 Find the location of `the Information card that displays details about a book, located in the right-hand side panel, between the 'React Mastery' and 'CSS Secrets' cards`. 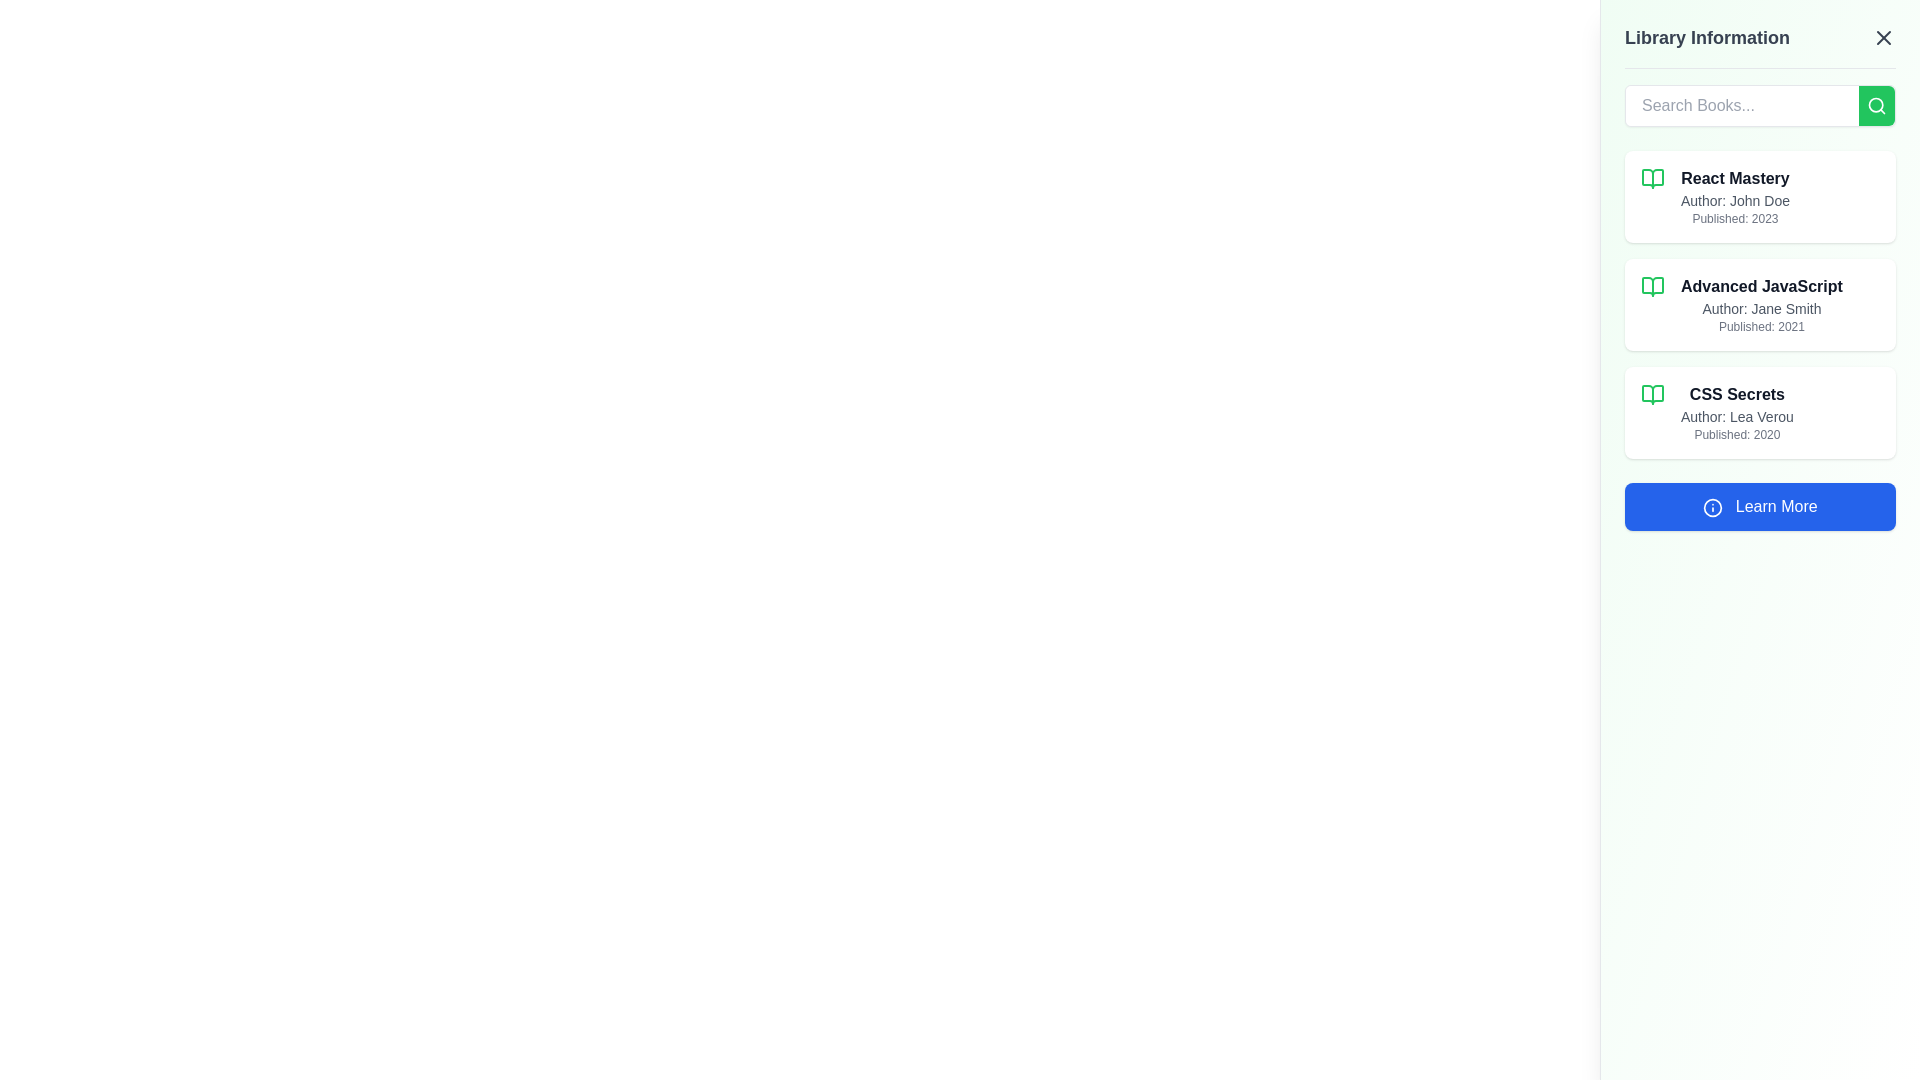

the Information card that displays details about a book, located in the right-hand side panel, between the 'React Mastery' and 'CSS Secrets' cards is located at coordinates (1760, 304).